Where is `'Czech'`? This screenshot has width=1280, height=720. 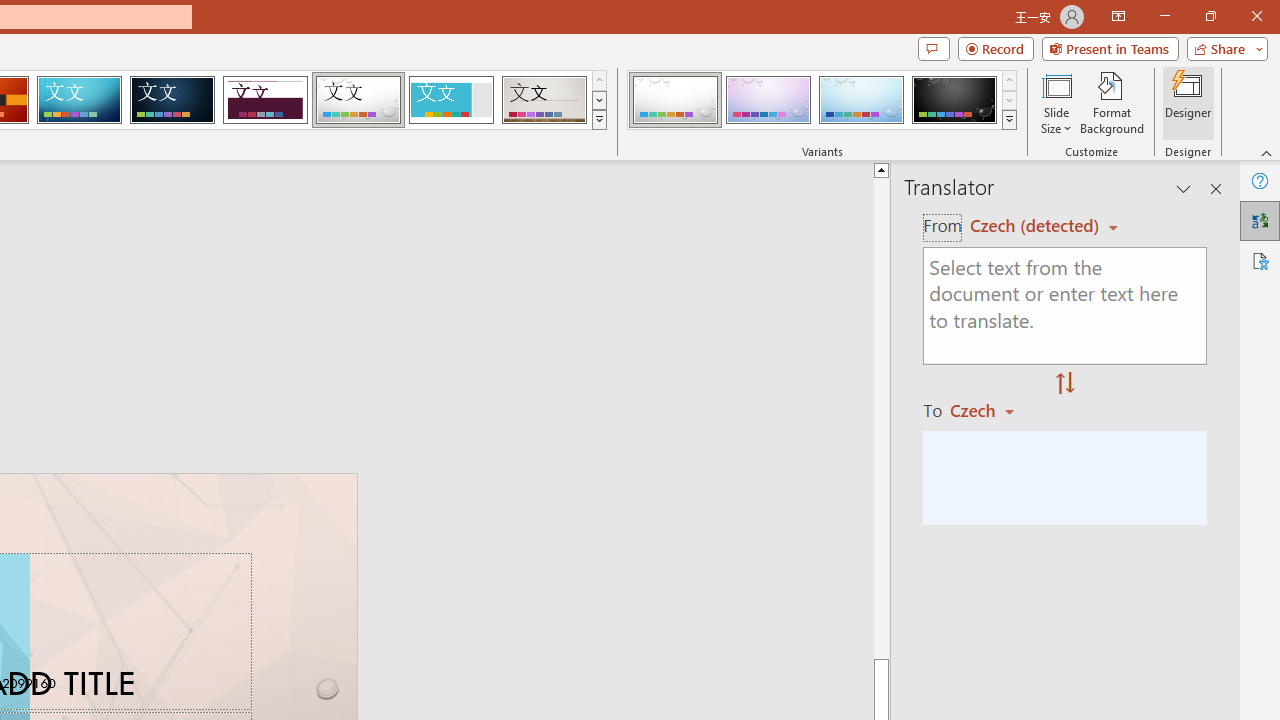
'Czech' is located at coordinates (991, 409).